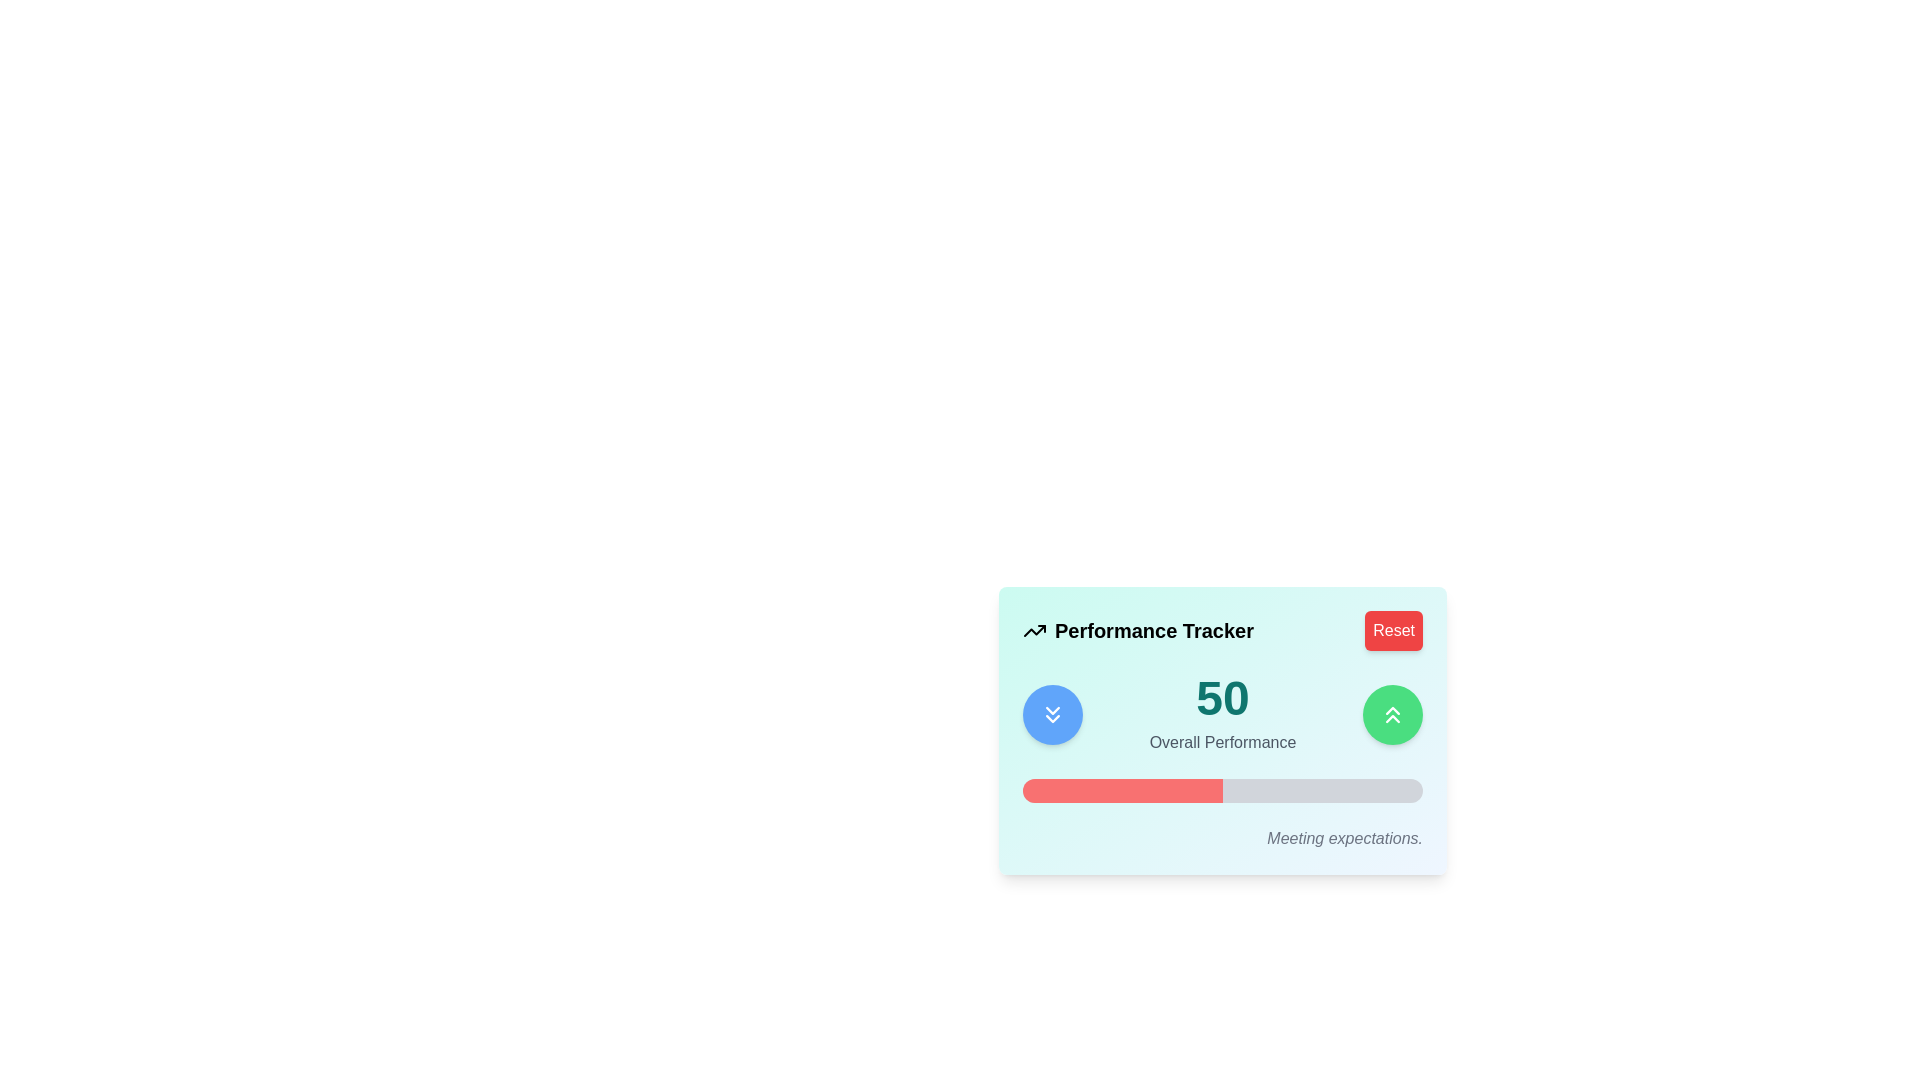 This screenshot has height=1080, width=1920. I want to click on the decorative icon located at the top-left corner of the 'Performance Tracker' card, which symbolizes improvement or upward trends, so click(1035, 631).